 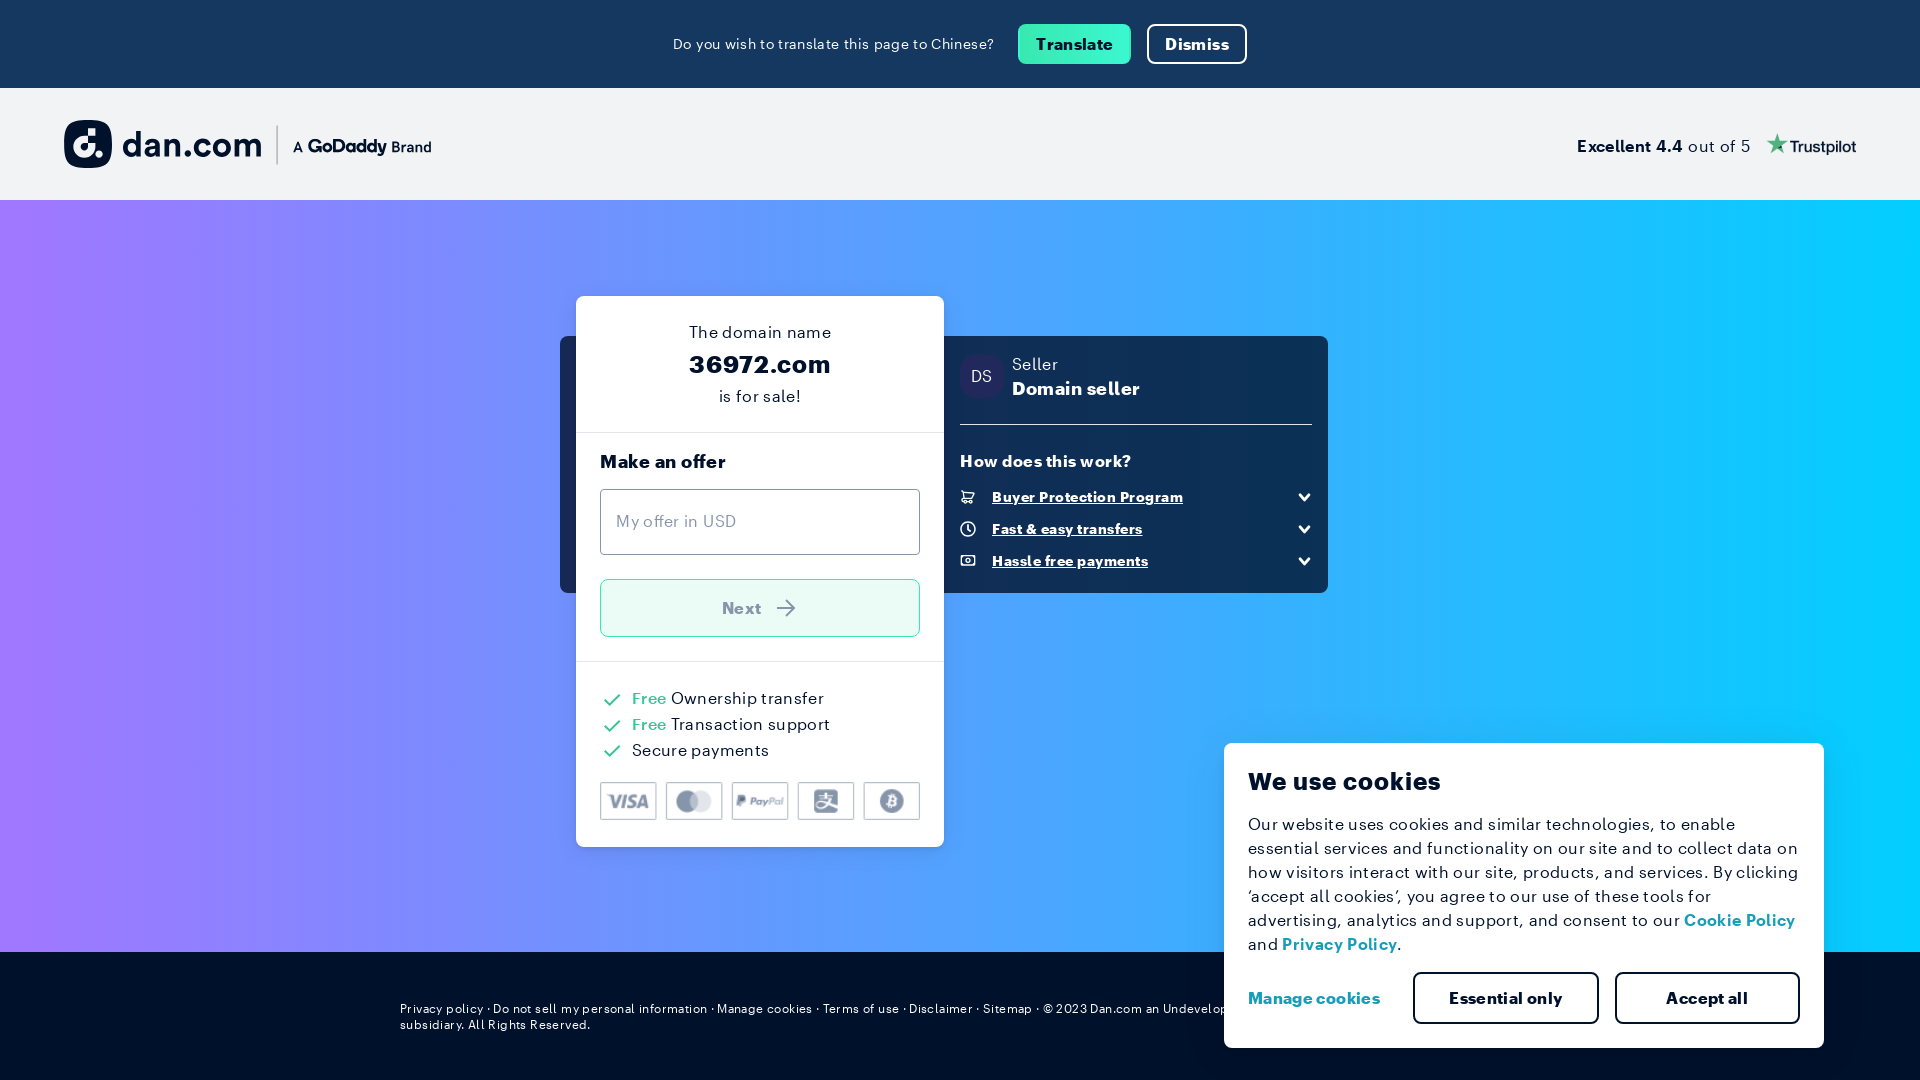 I want to click on 'Privacy policy', so click(x=440, y=1007).